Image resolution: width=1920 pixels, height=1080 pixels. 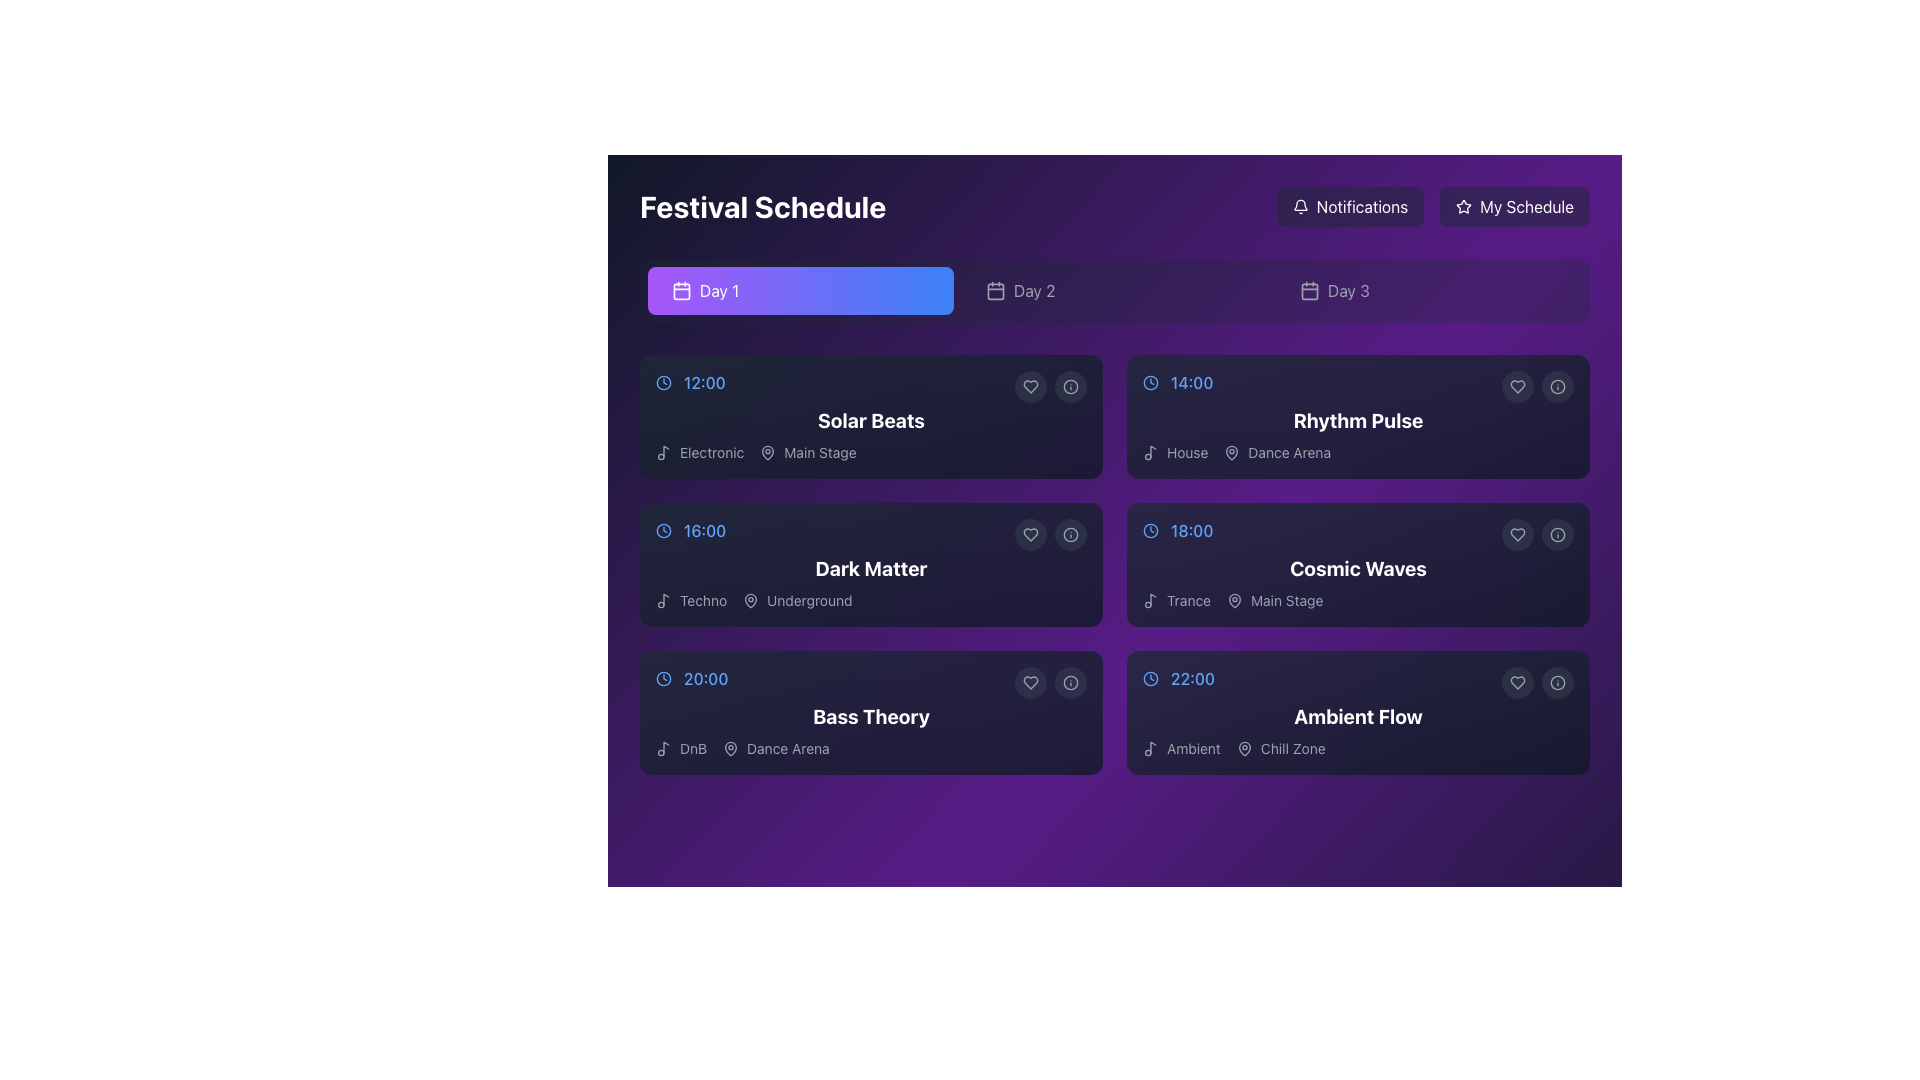 What do you see at coordinates (663, 748) in the screenshot?
I see `the 'DnB' icon located at the bottom left corner of the 'Bass Theory' event card` at bounding box center [663, 748].